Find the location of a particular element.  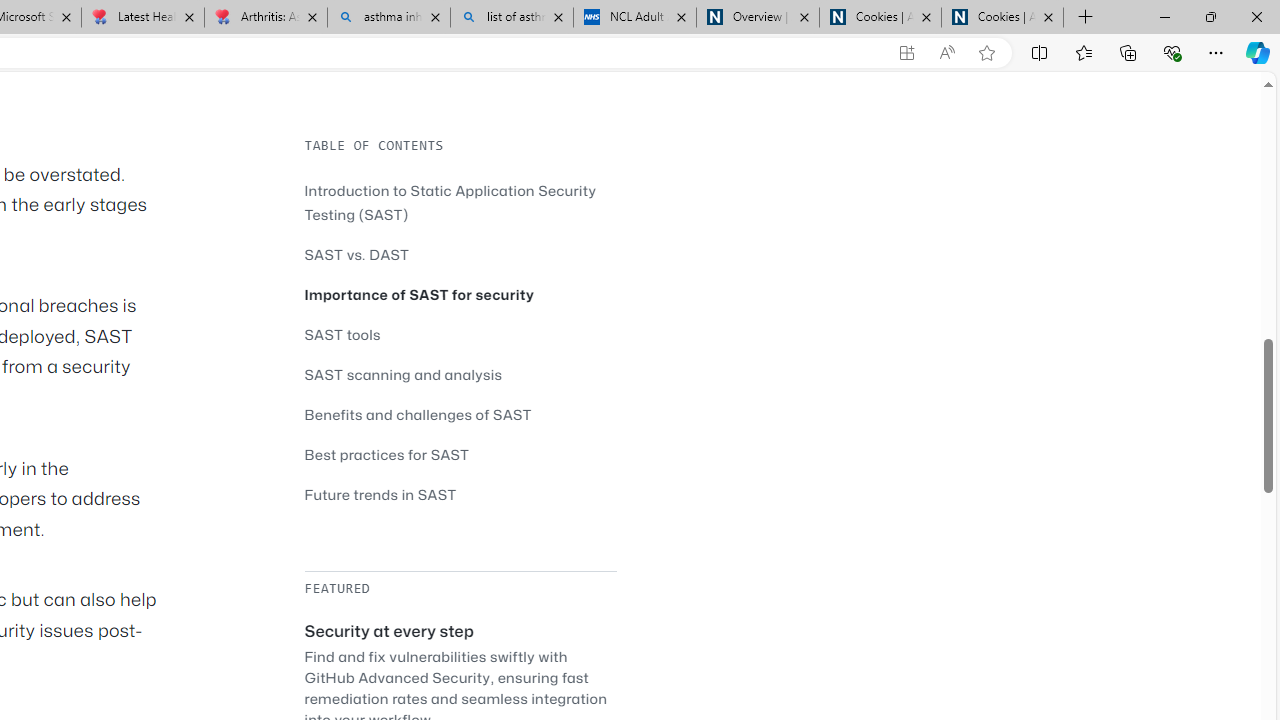

'App available. Install GitHub' is located at coordinates (905, 52).